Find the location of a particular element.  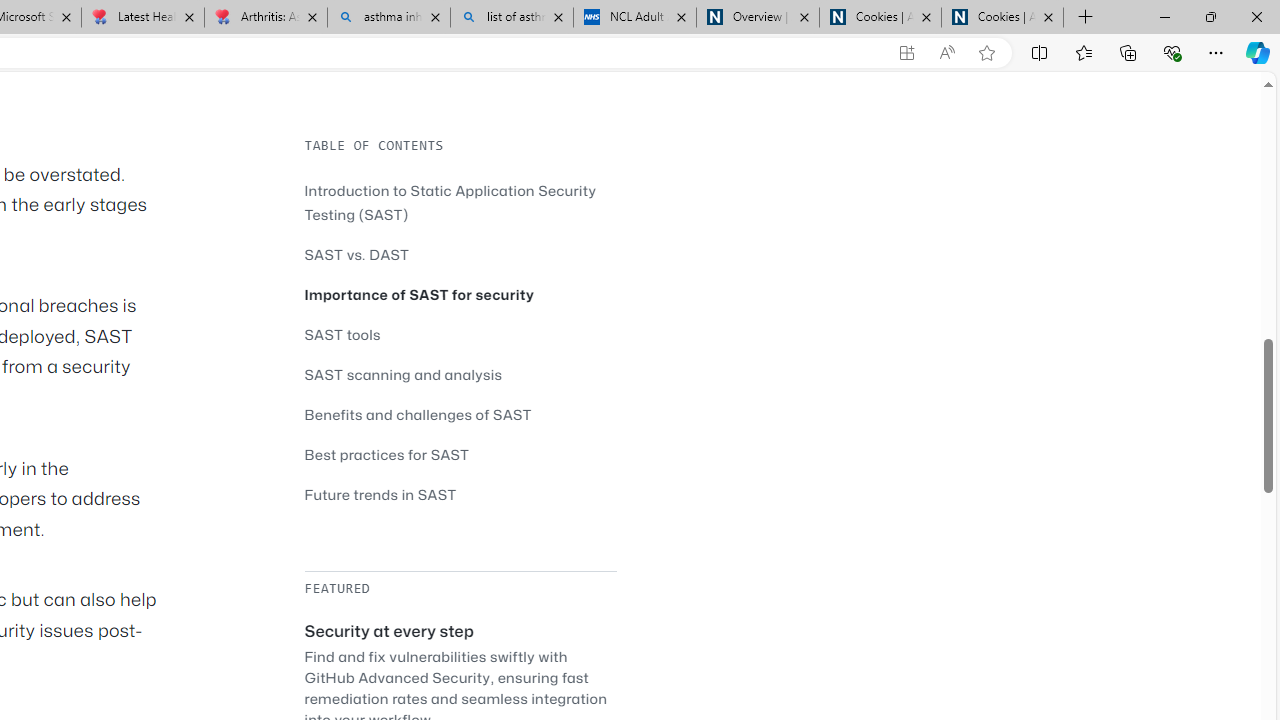

'App available. Install GitHub' is located at coordinates (905, 52).